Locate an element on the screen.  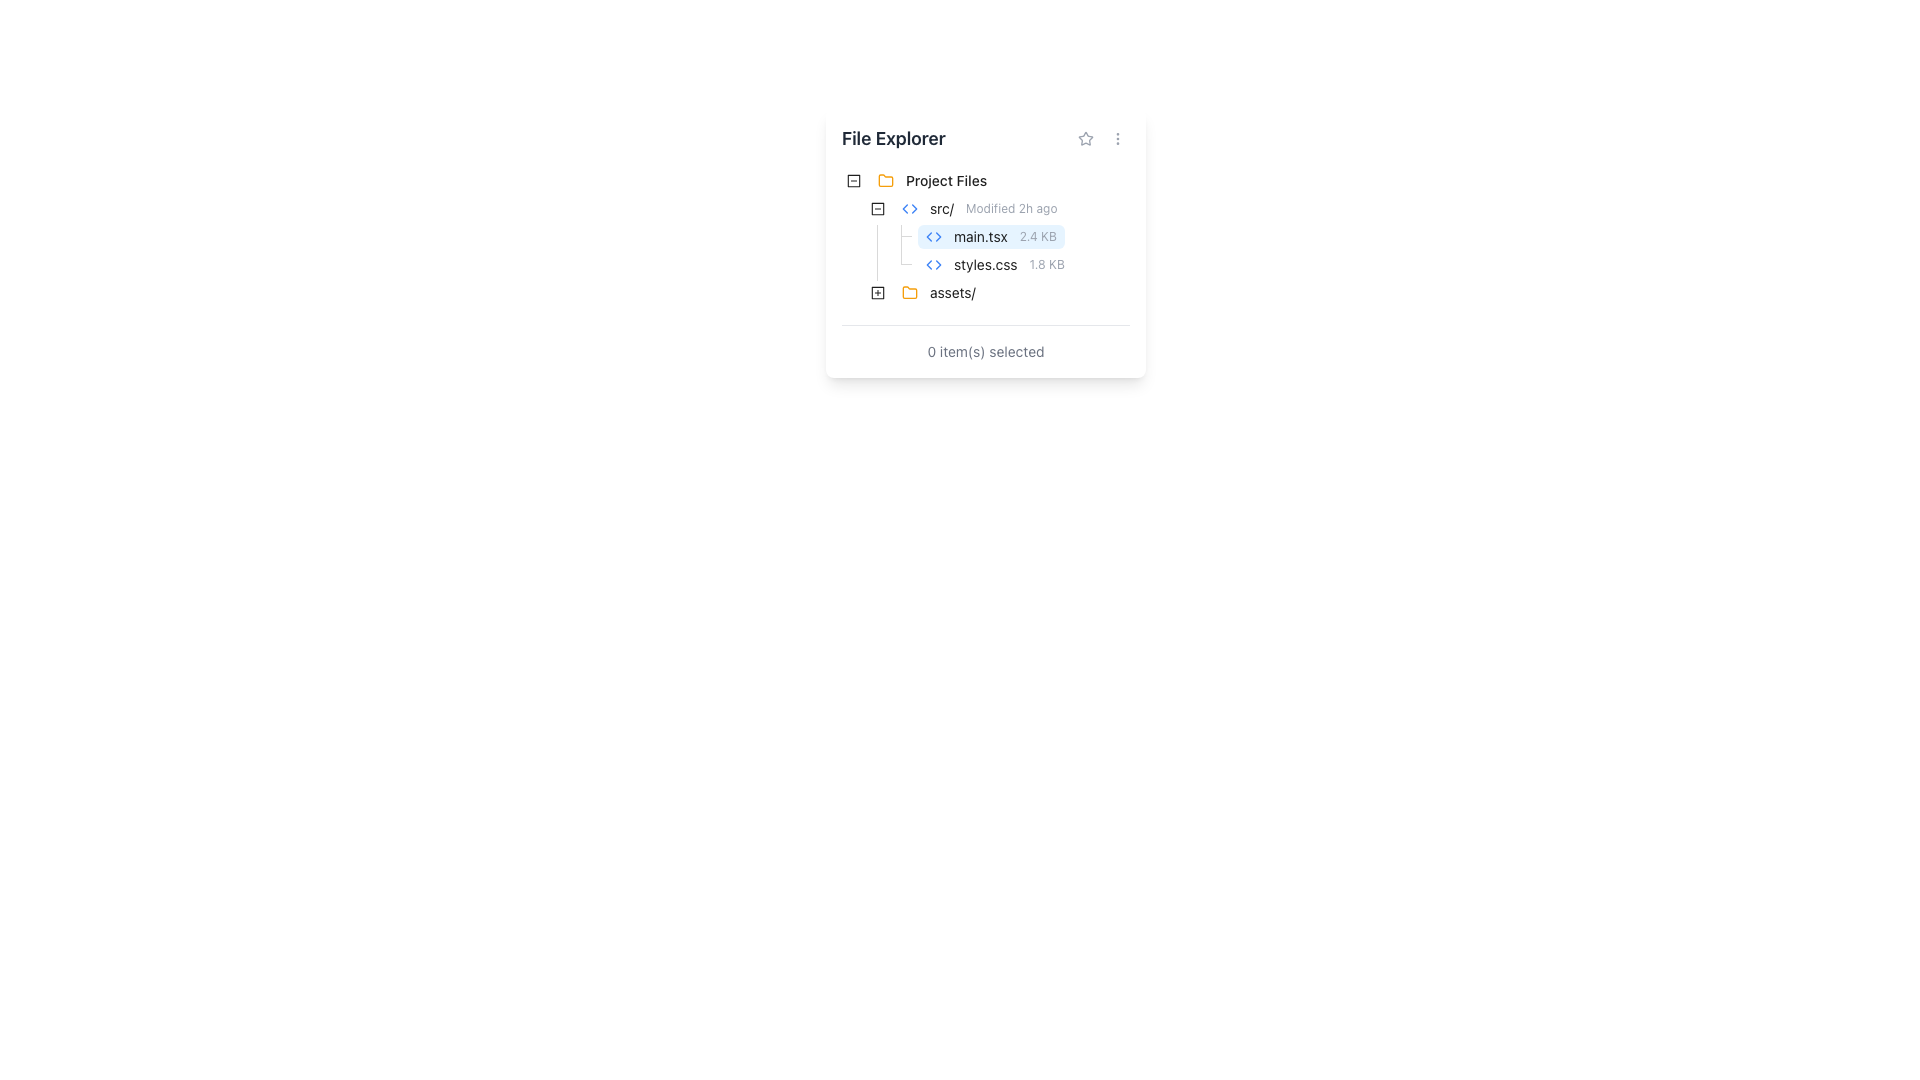
the coding icon, which is a blue icon with arrows pointing in opposite directions, located before the file named 'styles.css' in the file explorer interface is located at coordinates (933, 264).